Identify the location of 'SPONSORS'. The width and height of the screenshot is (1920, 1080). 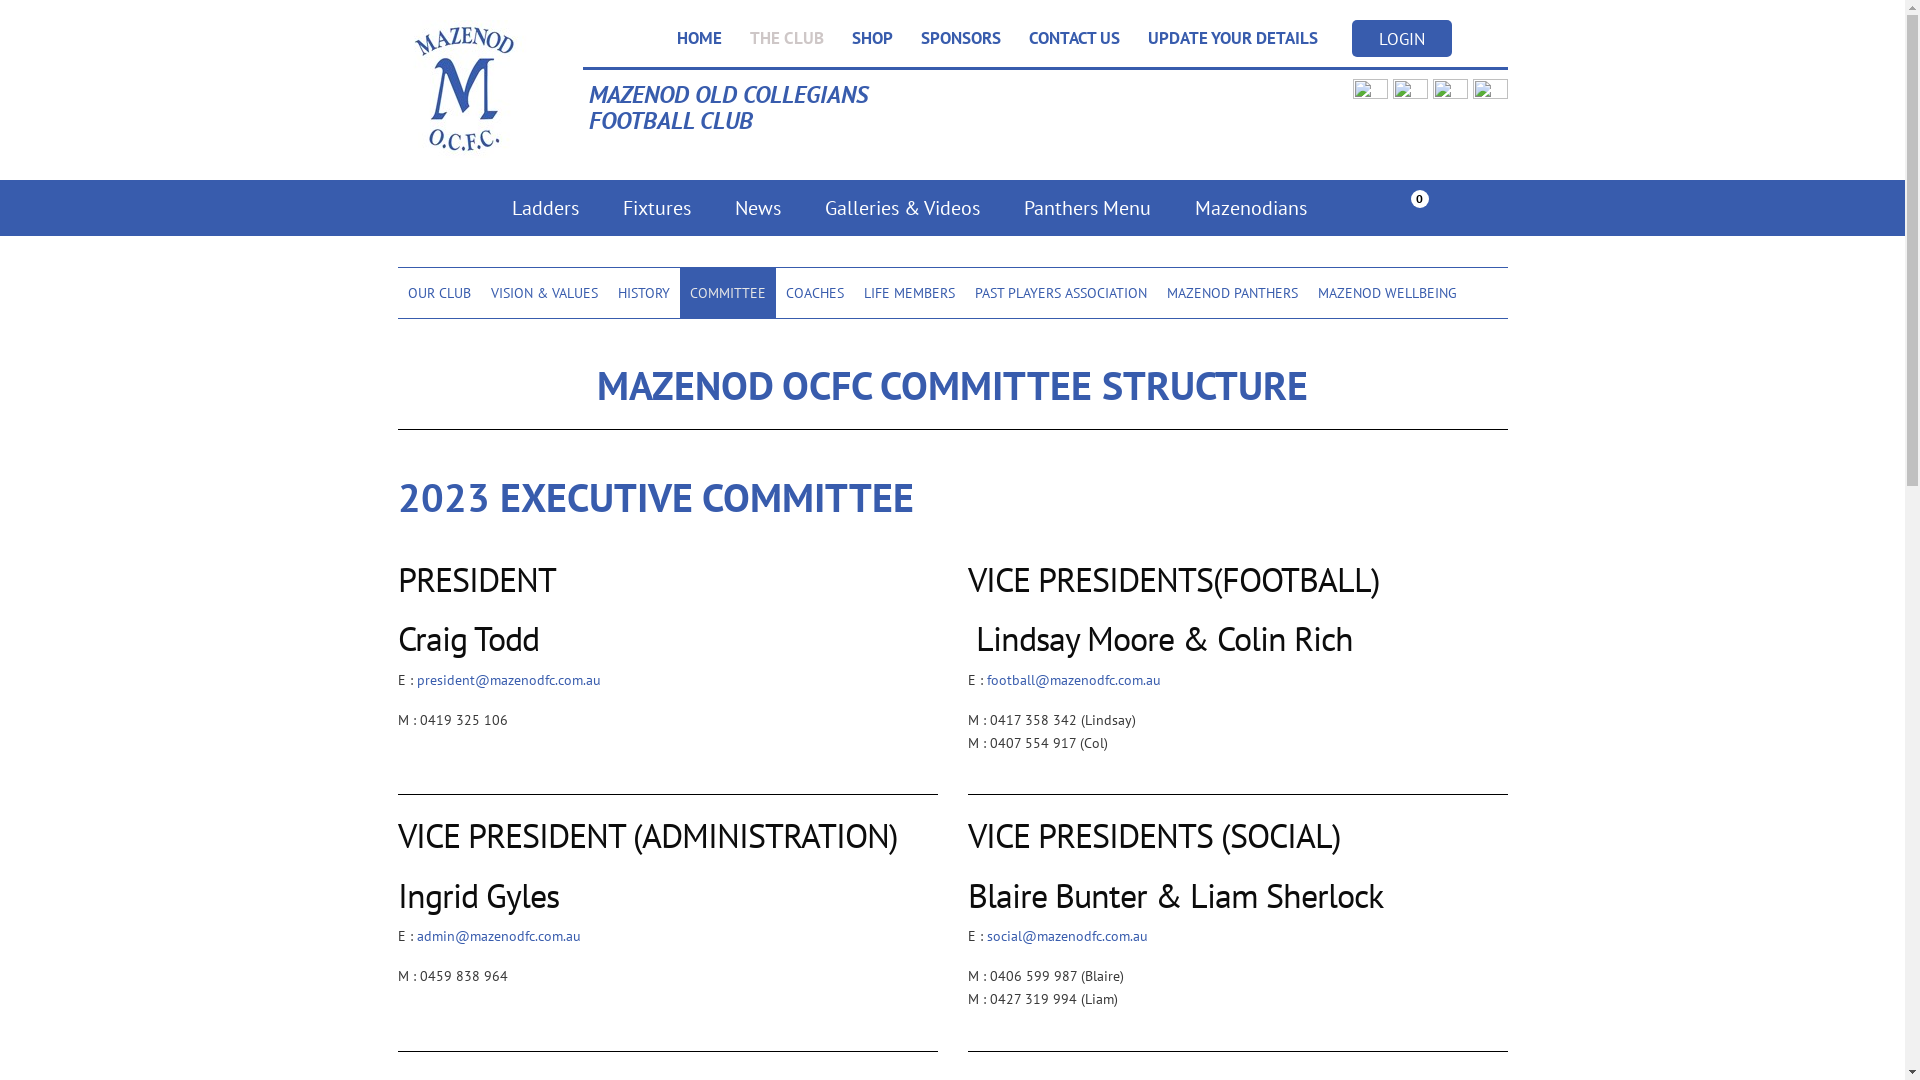
(960, 38).